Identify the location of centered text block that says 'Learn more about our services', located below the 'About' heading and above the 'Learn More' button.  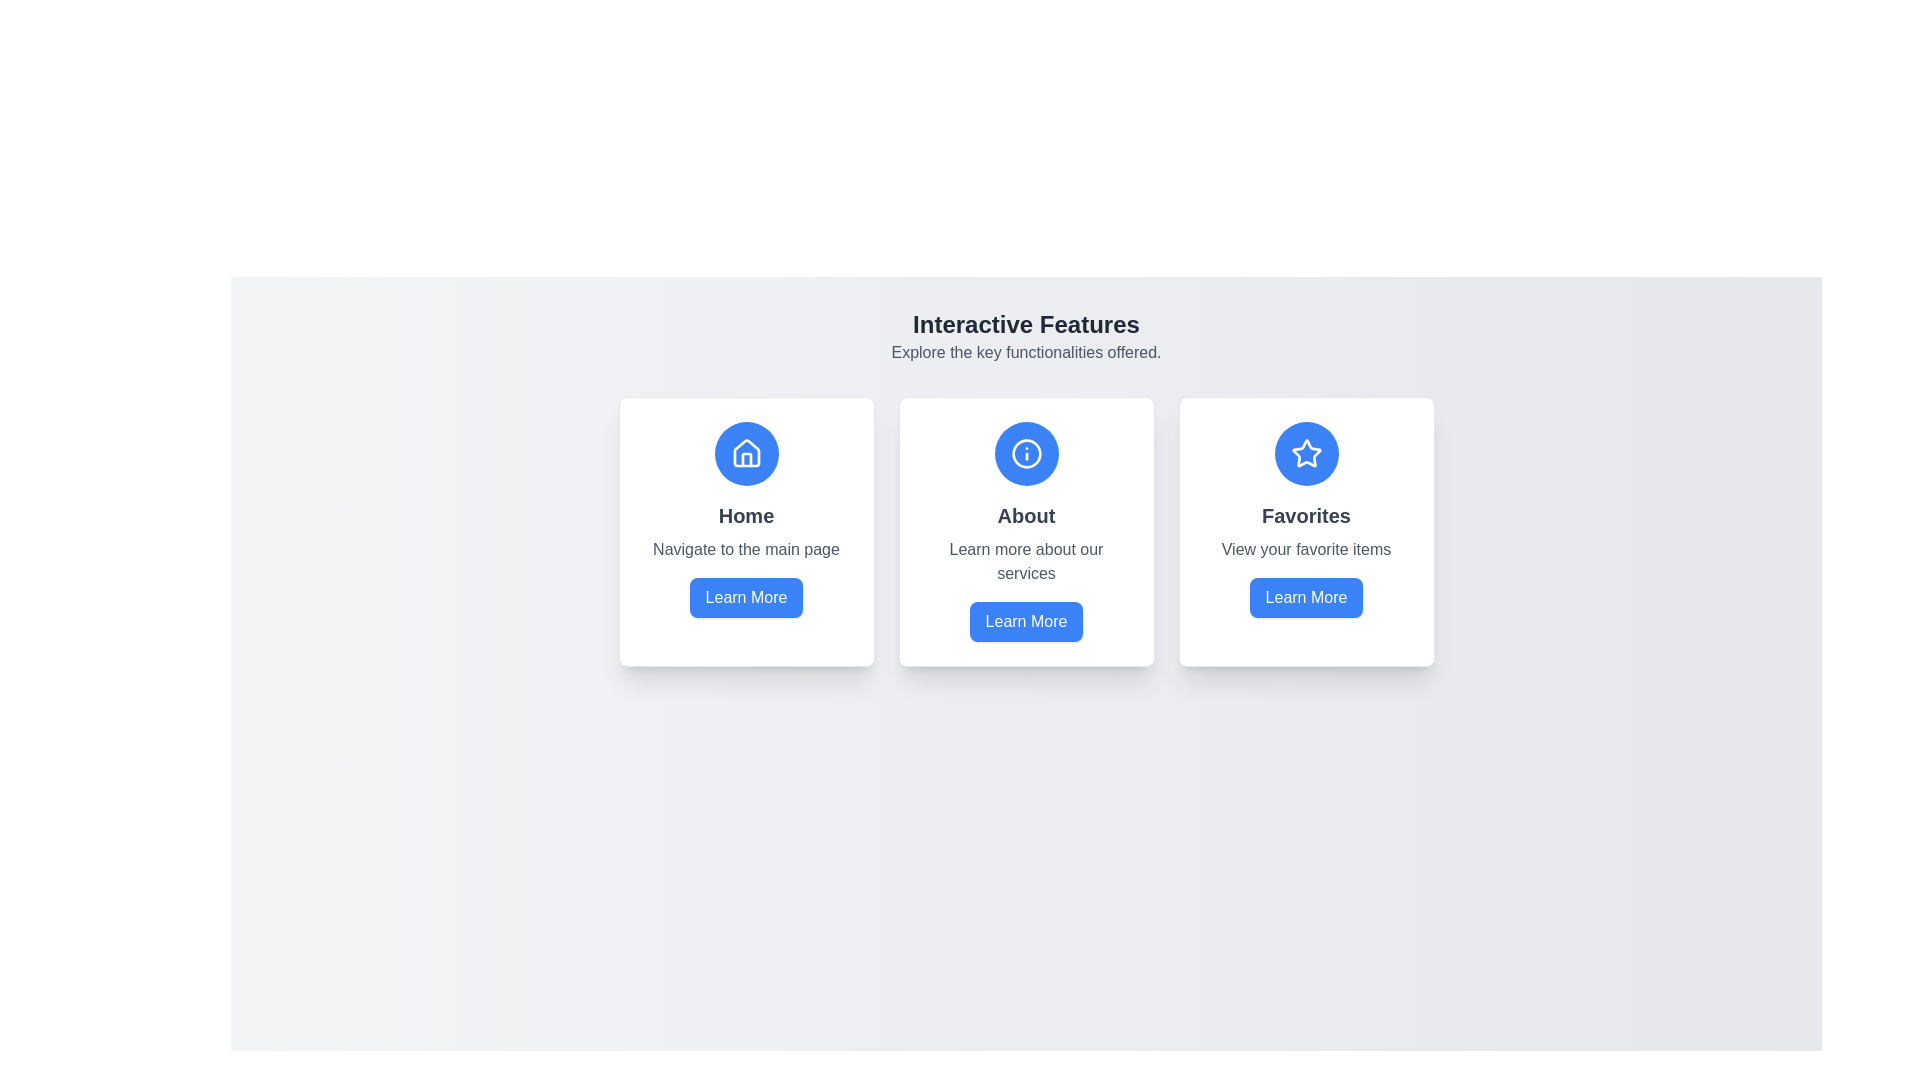
(1026, 562).